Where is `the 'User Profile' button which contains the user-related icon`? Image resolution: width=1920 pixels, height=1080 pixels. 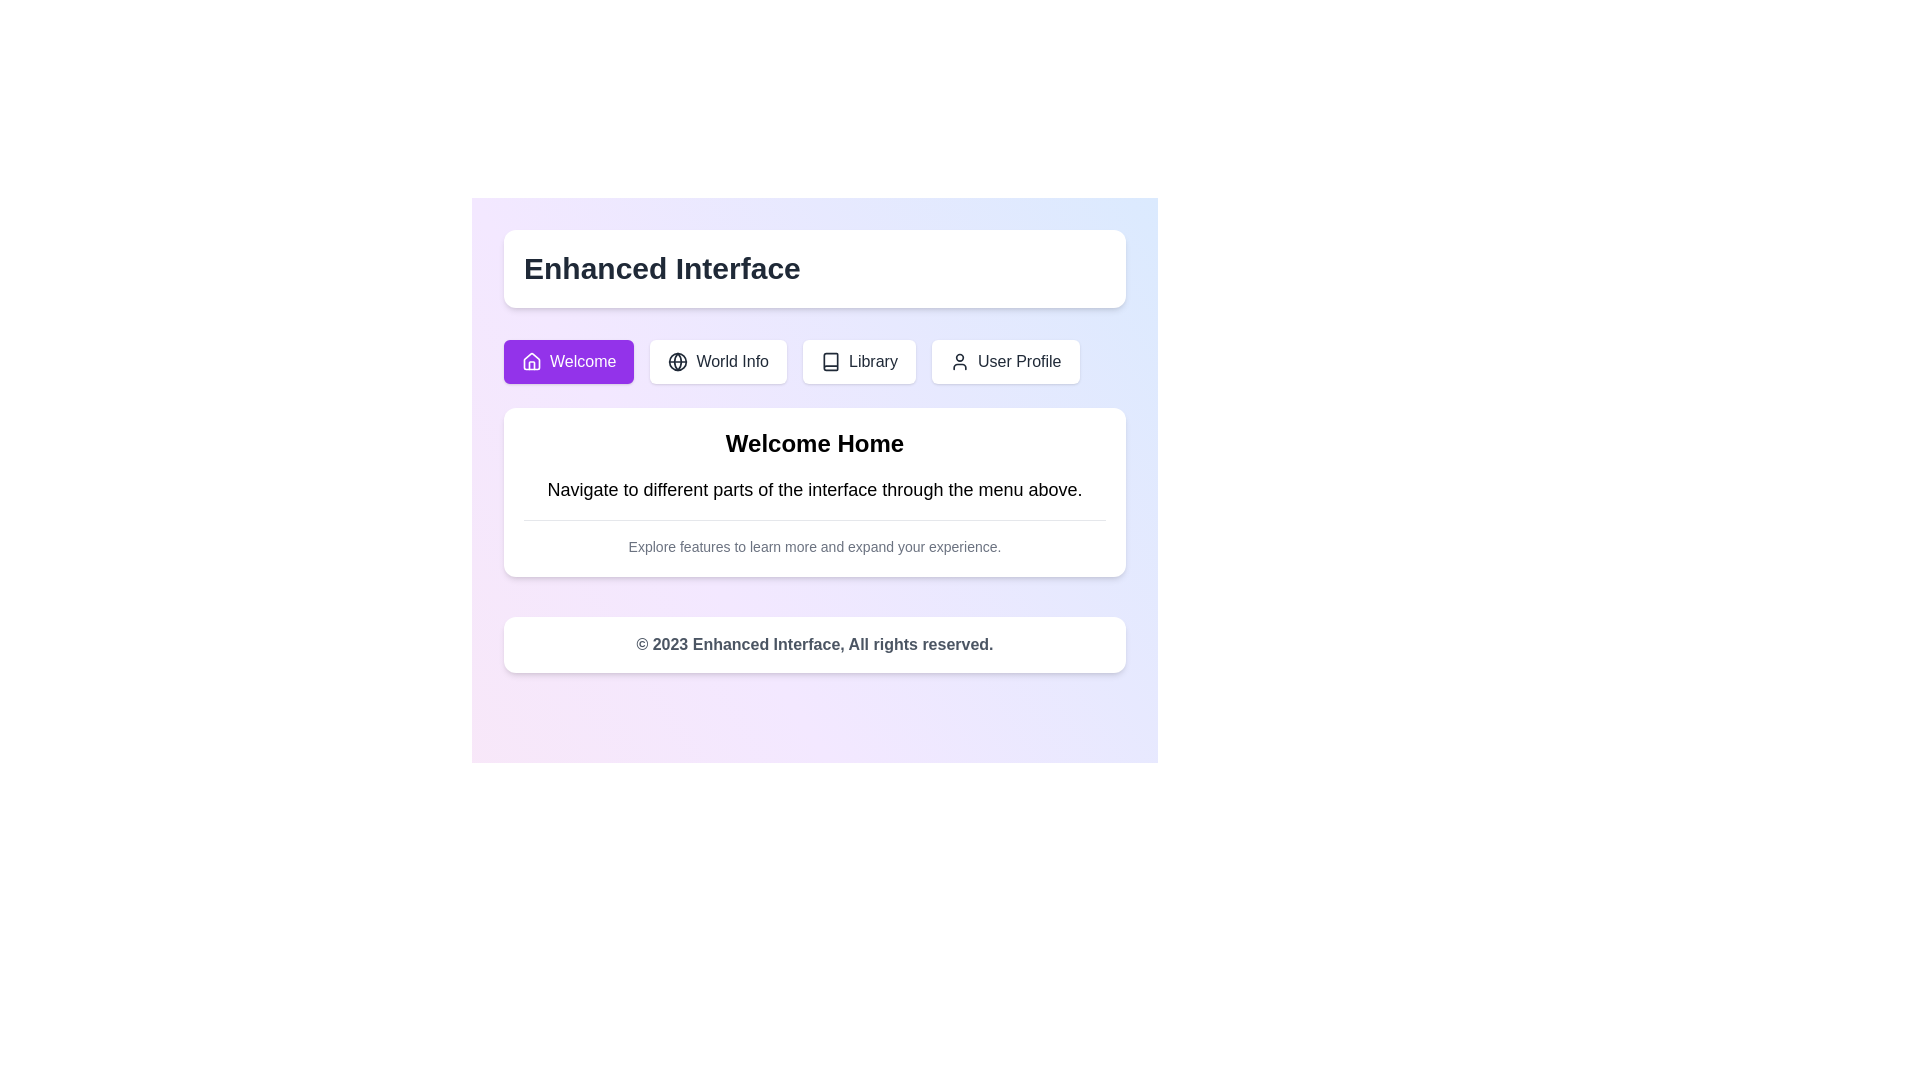 the 'User Profile' button which contains the user-related icon is located at coordinates (960, 361).